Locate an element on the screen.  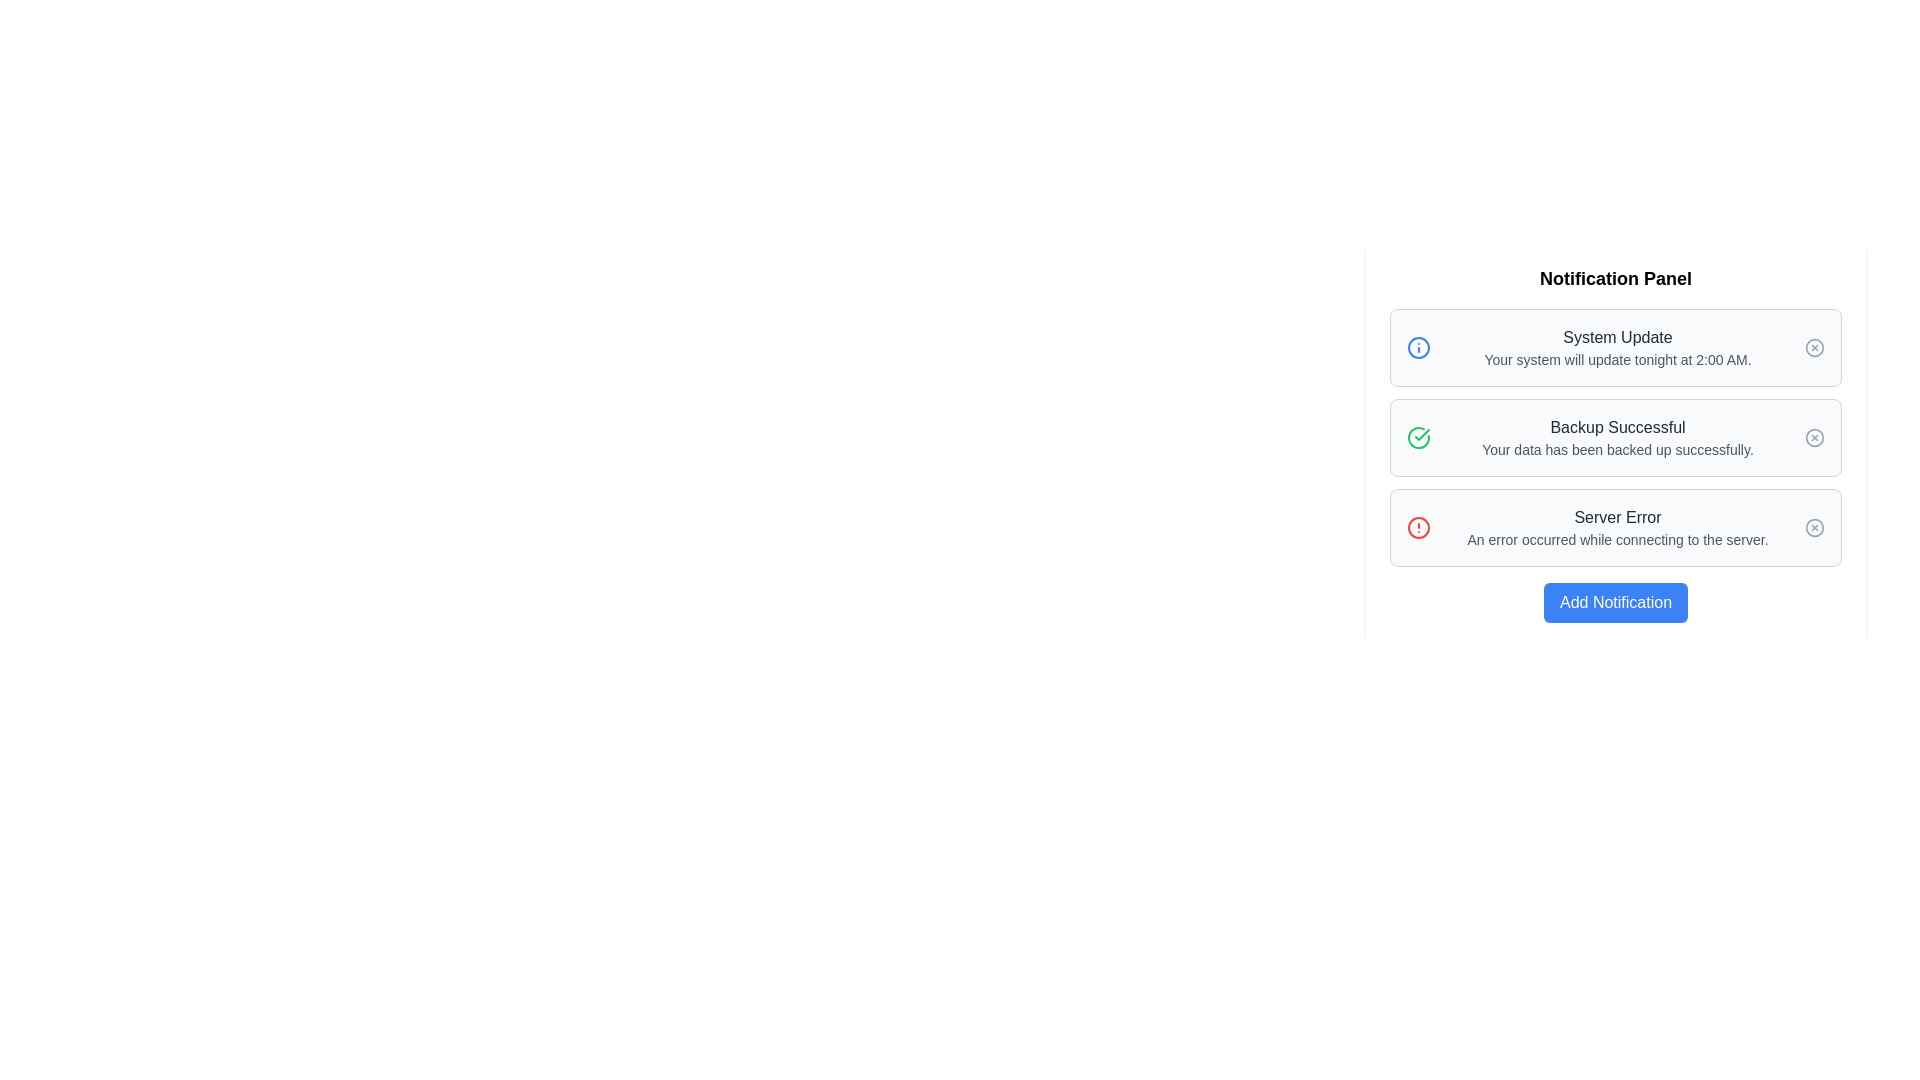
information displayed in the 'System Update' notification card, which has a light gray background and contains the title 'System Update' and the message 'Your system will update tonight at 2:00 AM.' is located at coordinates (1616, 346).